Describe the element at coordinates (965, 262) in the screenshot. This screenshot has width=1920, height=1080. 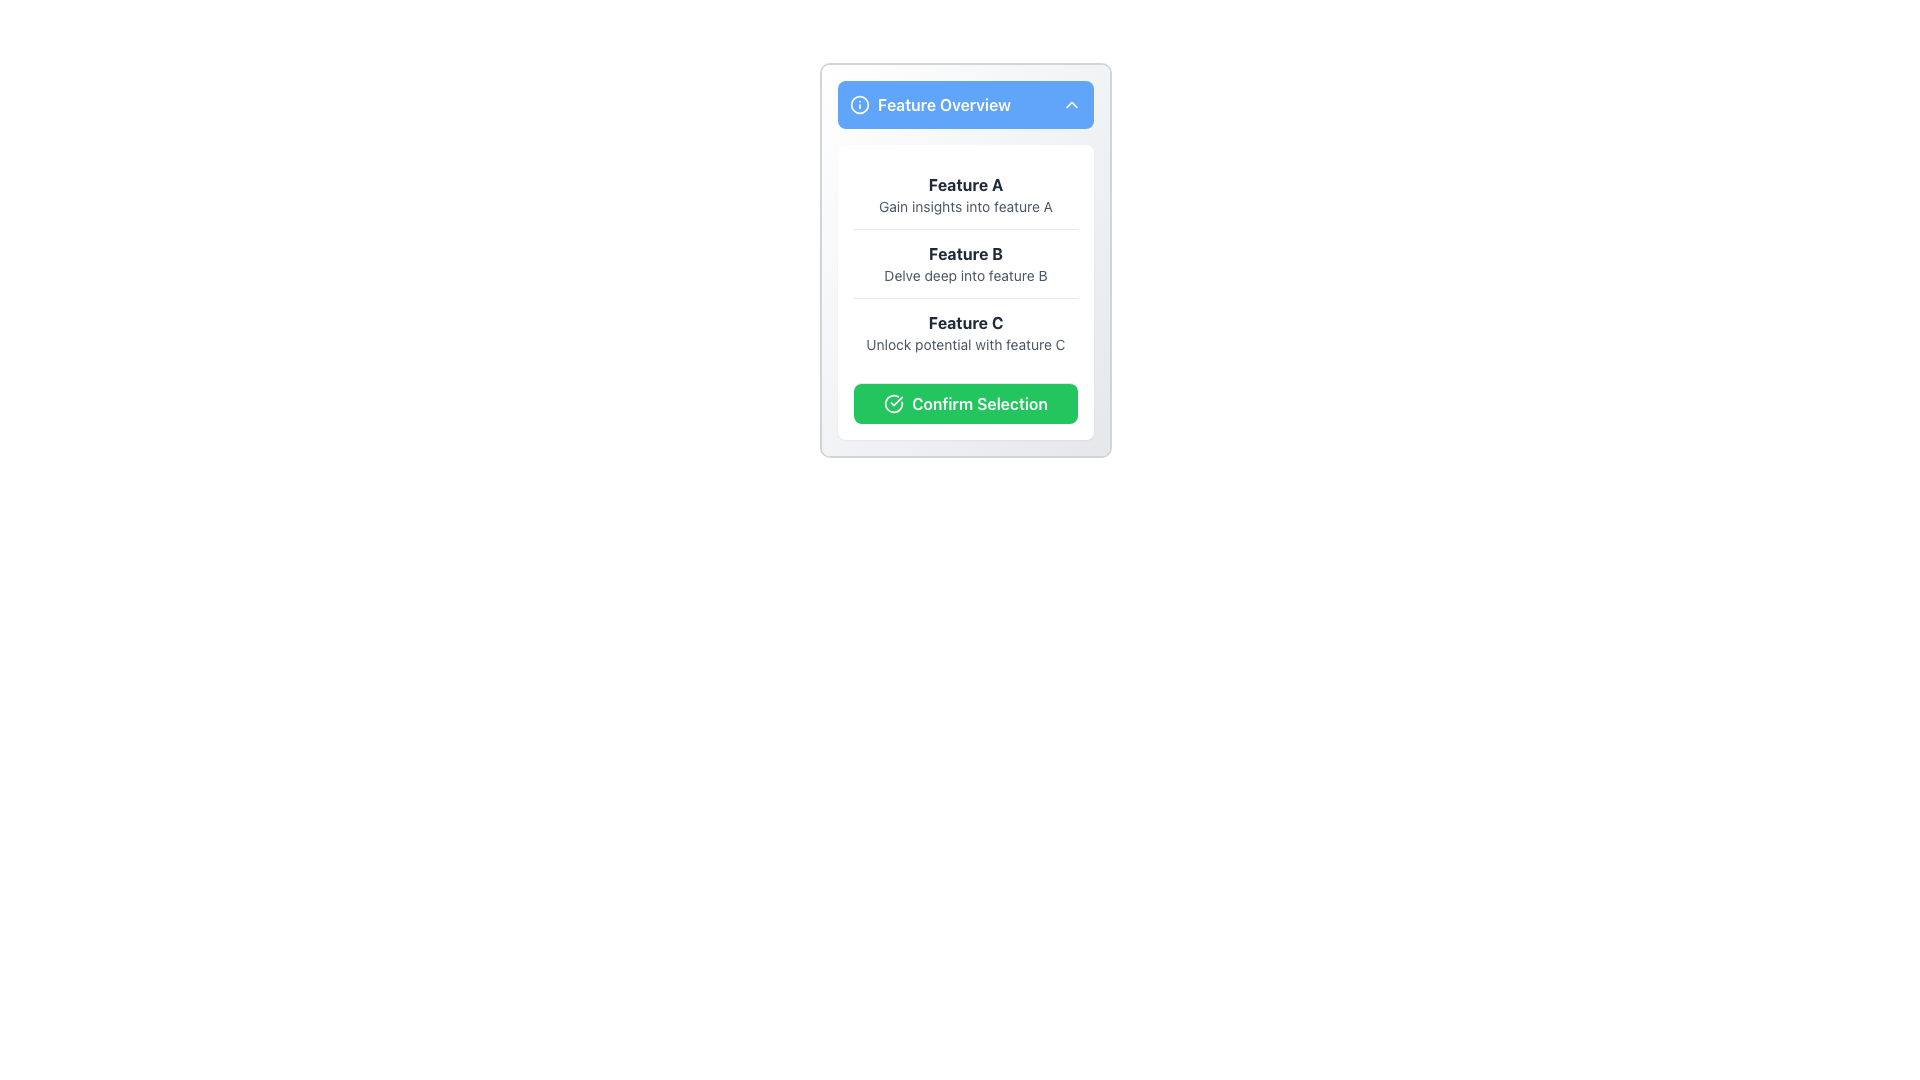
I see `text block titled 'Feature B' with the description 'Delve deep into feature B' located between 'Feature A' and 'Feature C'` at that location.